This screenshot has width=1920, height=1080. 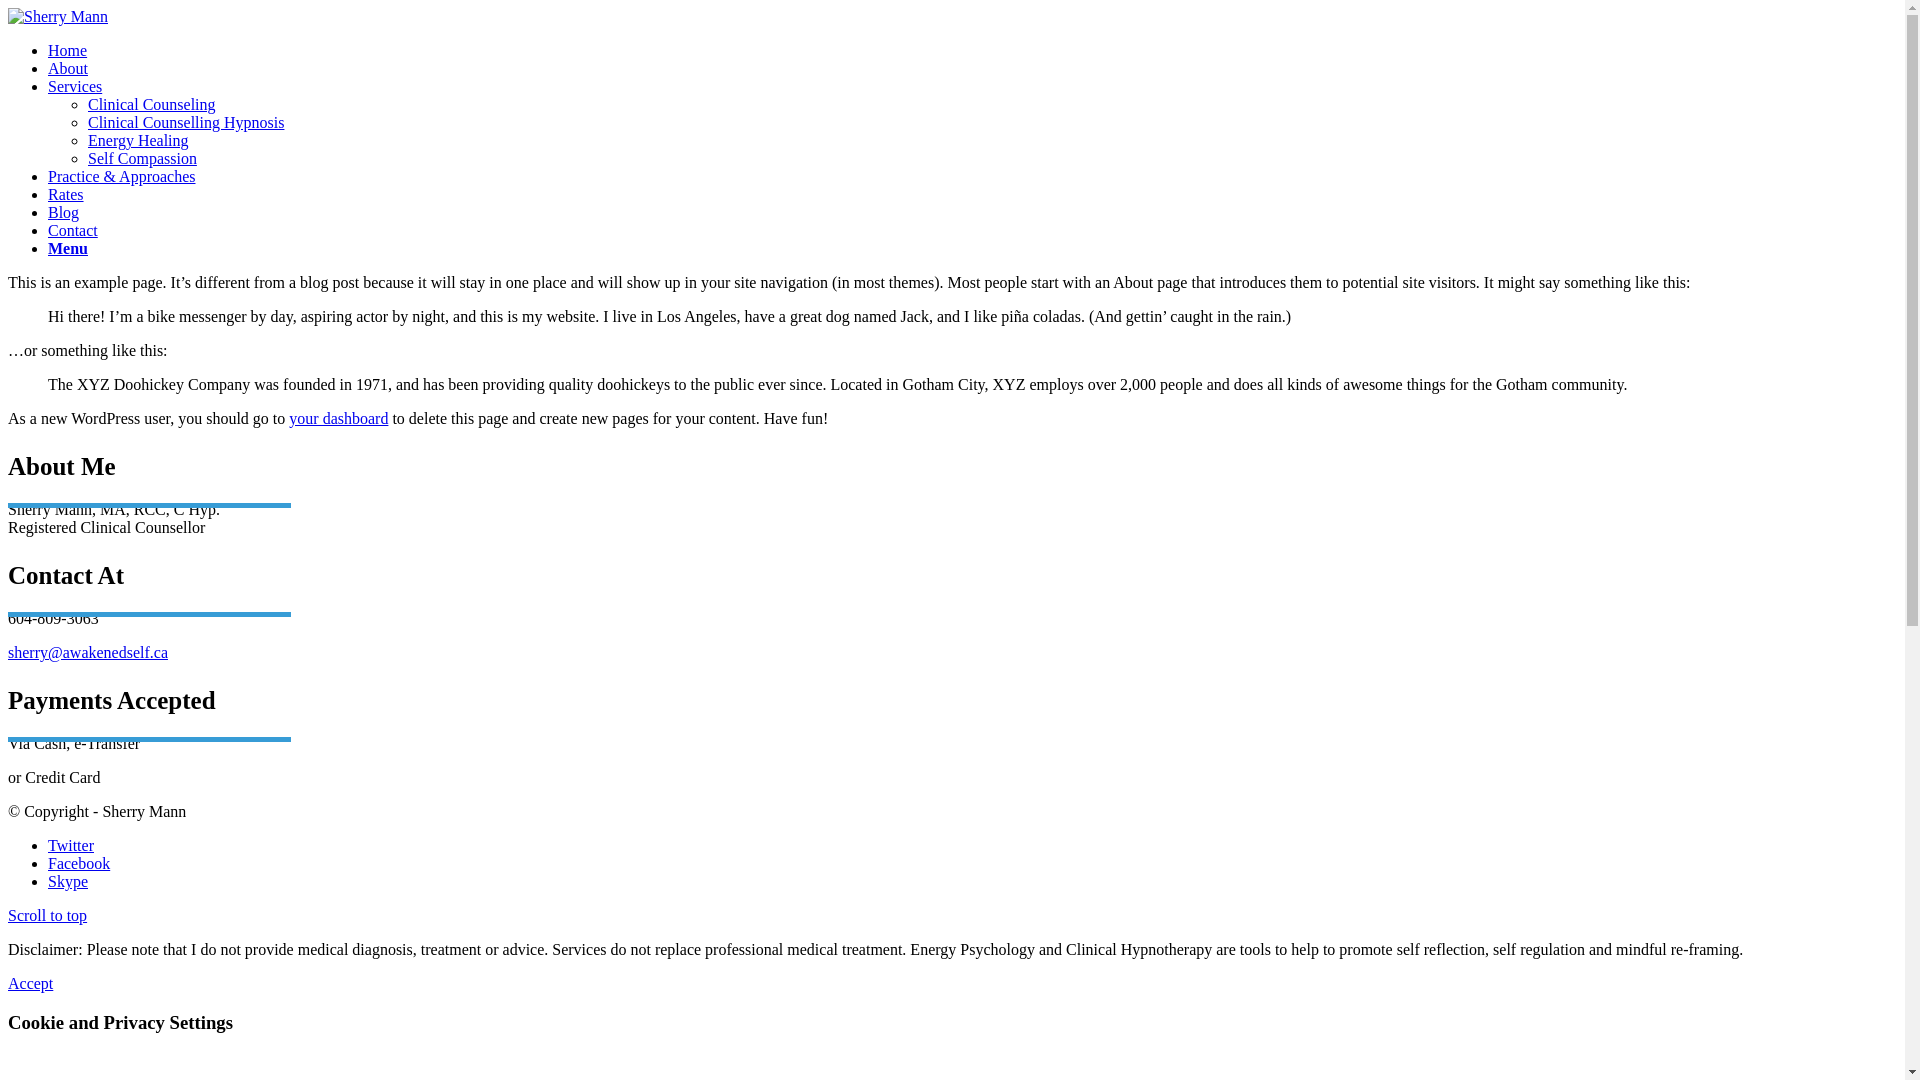 What do you see at coordinates (86, 139) in the screenshot?
I see `'Energy Healing'` at bounding box center [86, 139].